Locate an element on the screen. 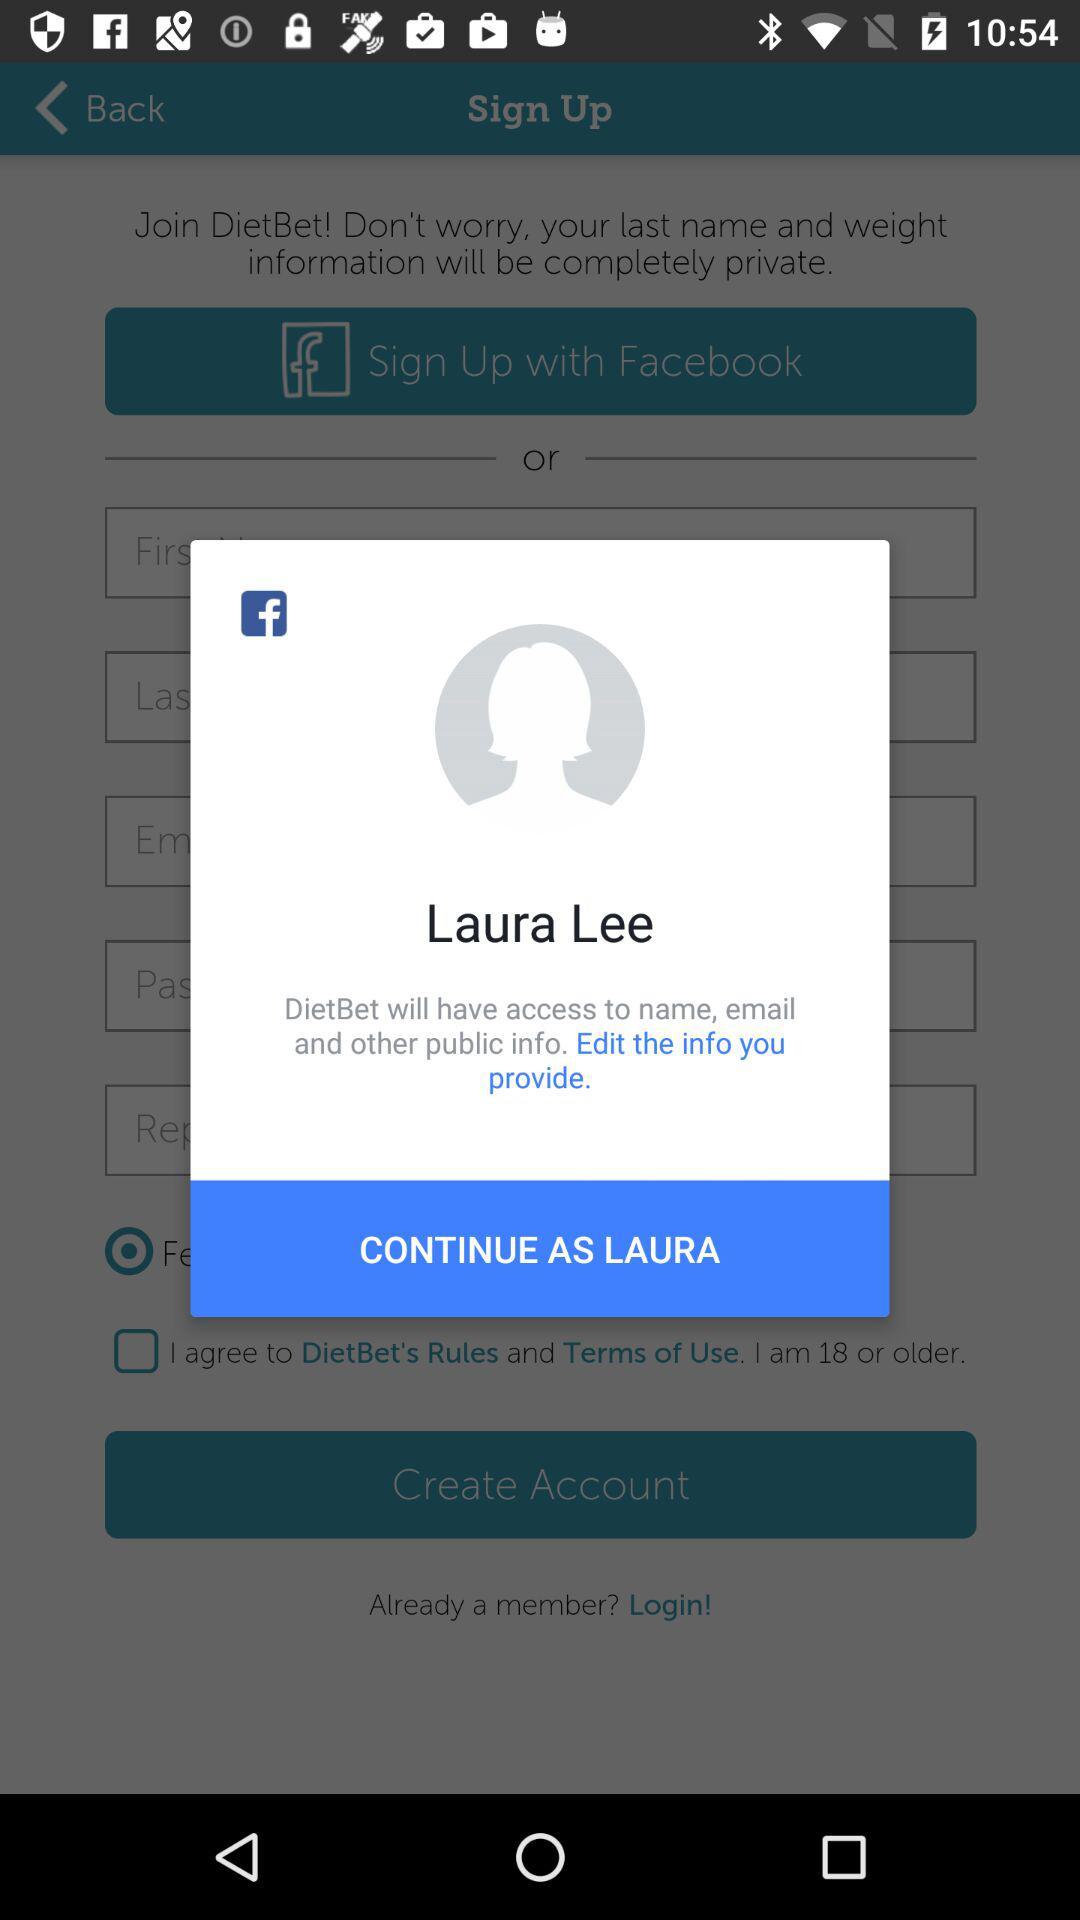 The width and height of the screenshot is (1080, 1920). the dietbet will have item is located at coordinates (540, 1041).